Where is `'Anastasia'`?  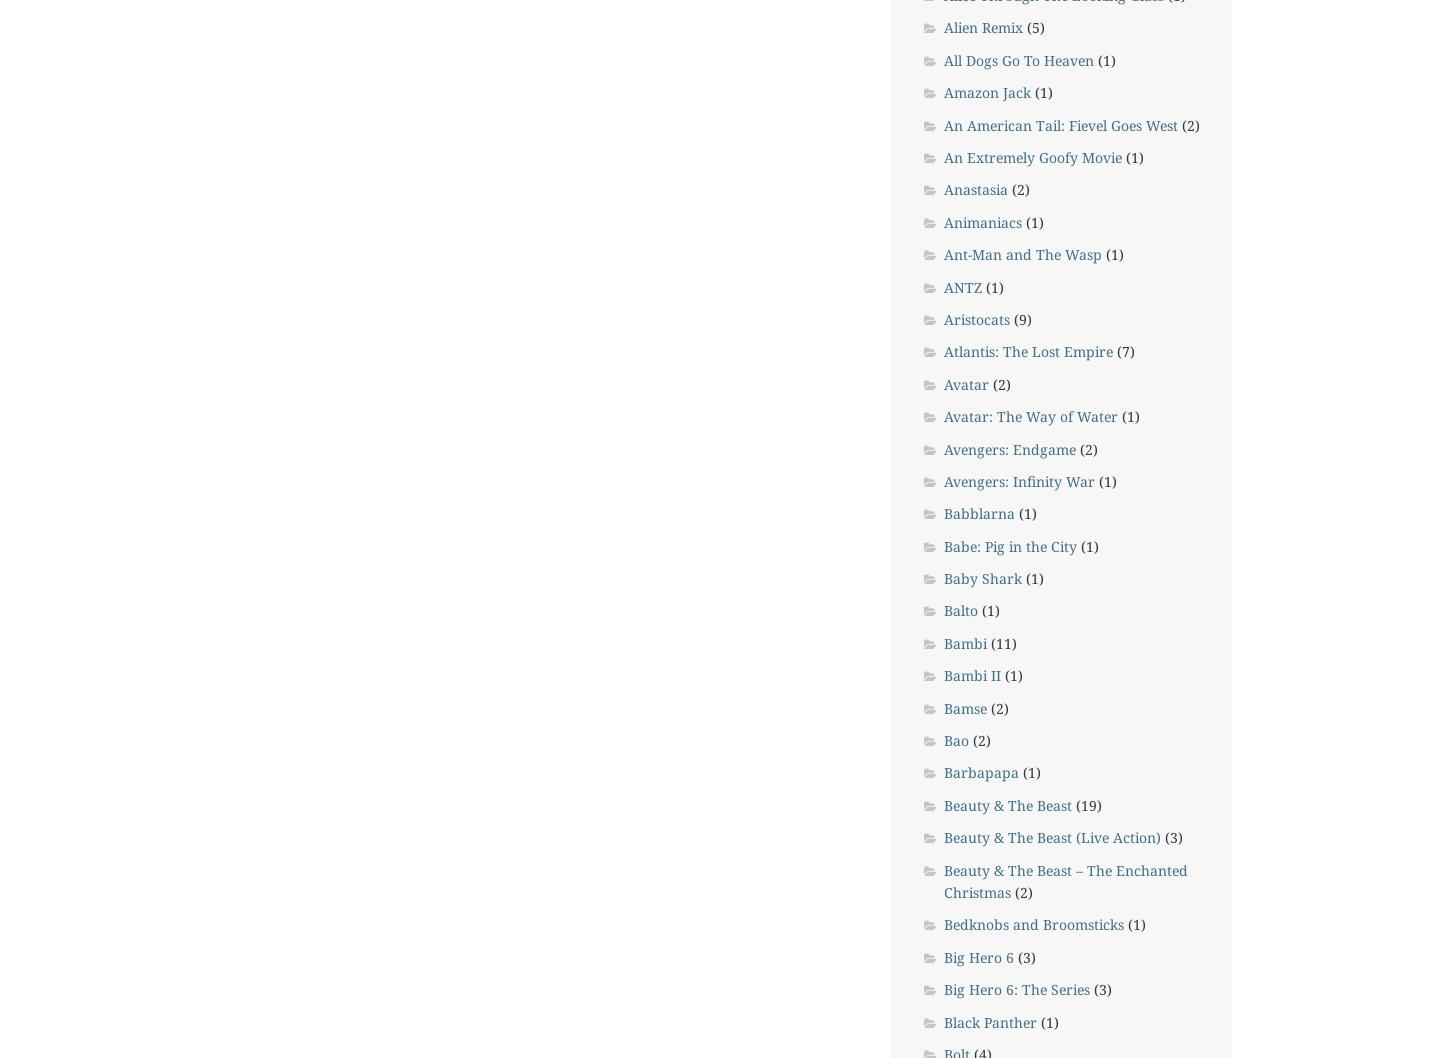
'Anastasia' is located at coordinates (974, 189).